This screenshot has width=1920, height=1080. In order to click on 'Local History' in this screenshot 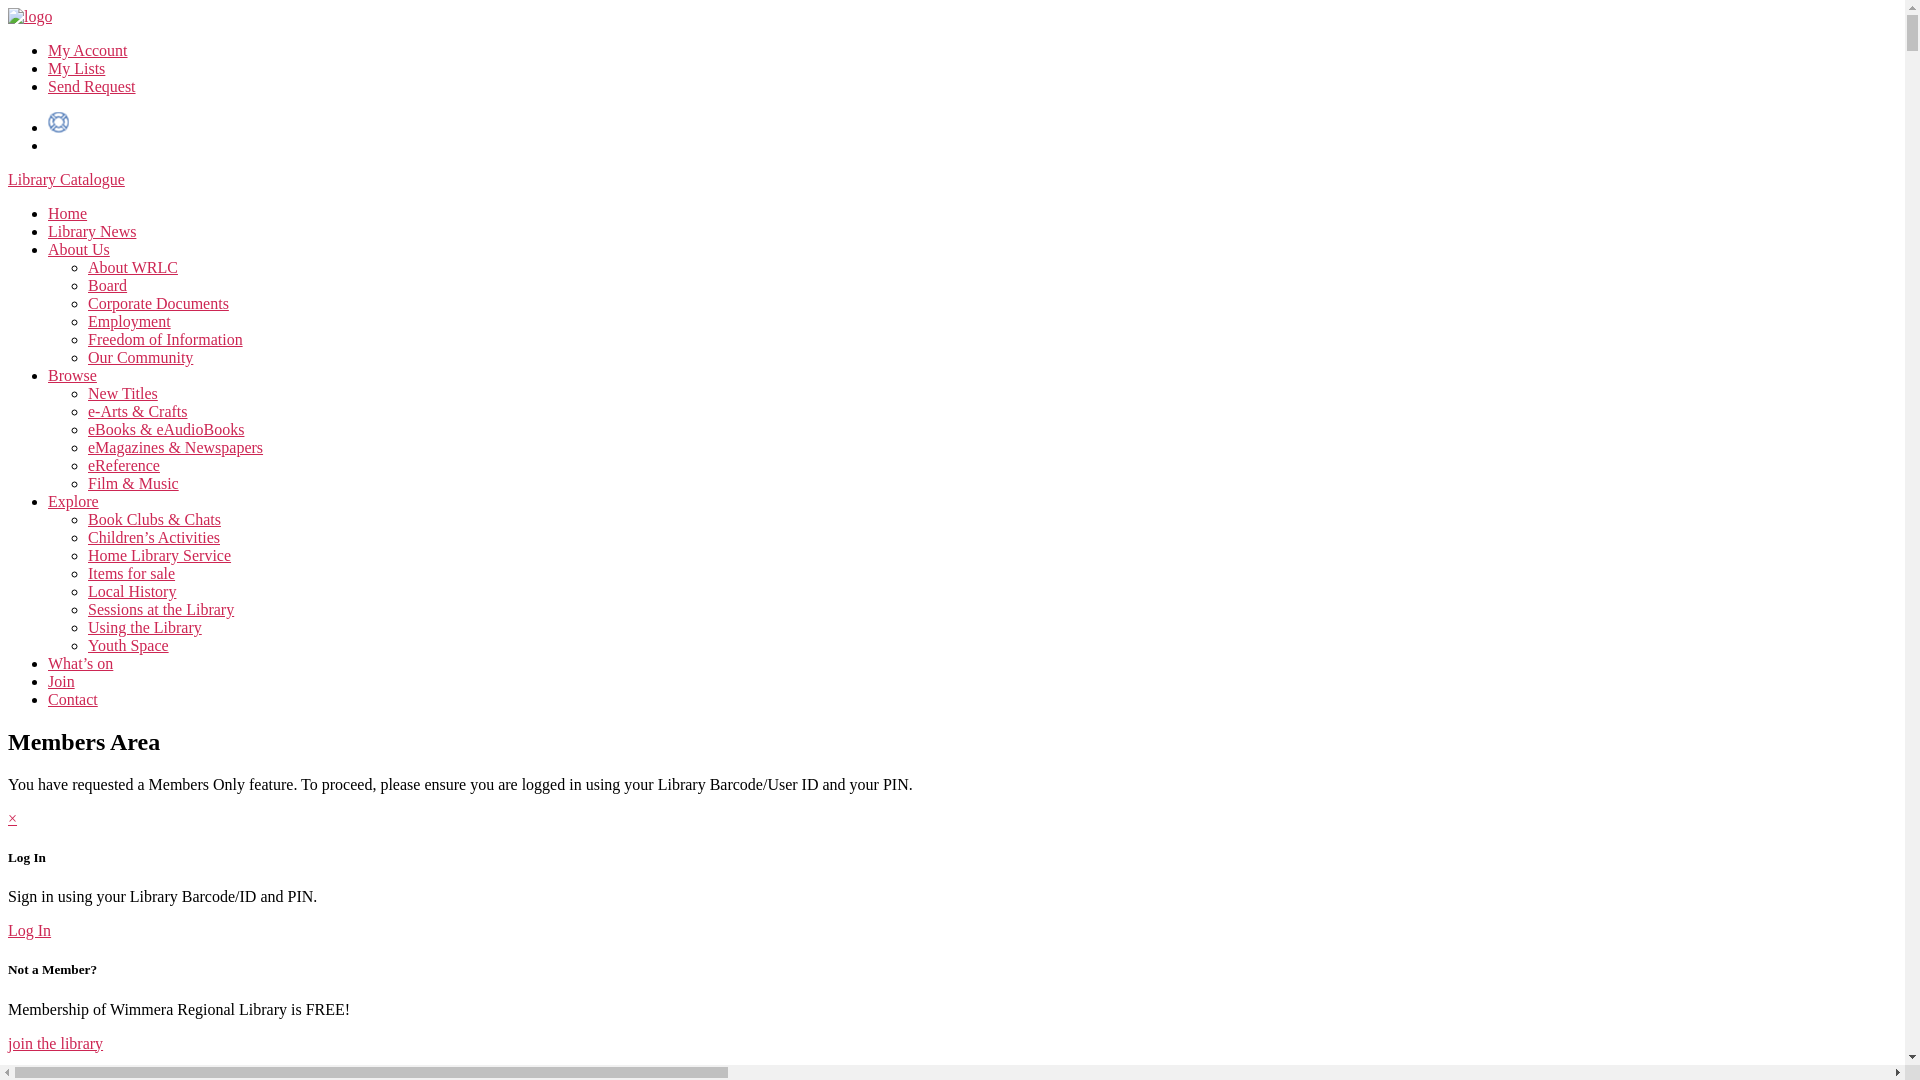, I will do `click(130, 590)`.